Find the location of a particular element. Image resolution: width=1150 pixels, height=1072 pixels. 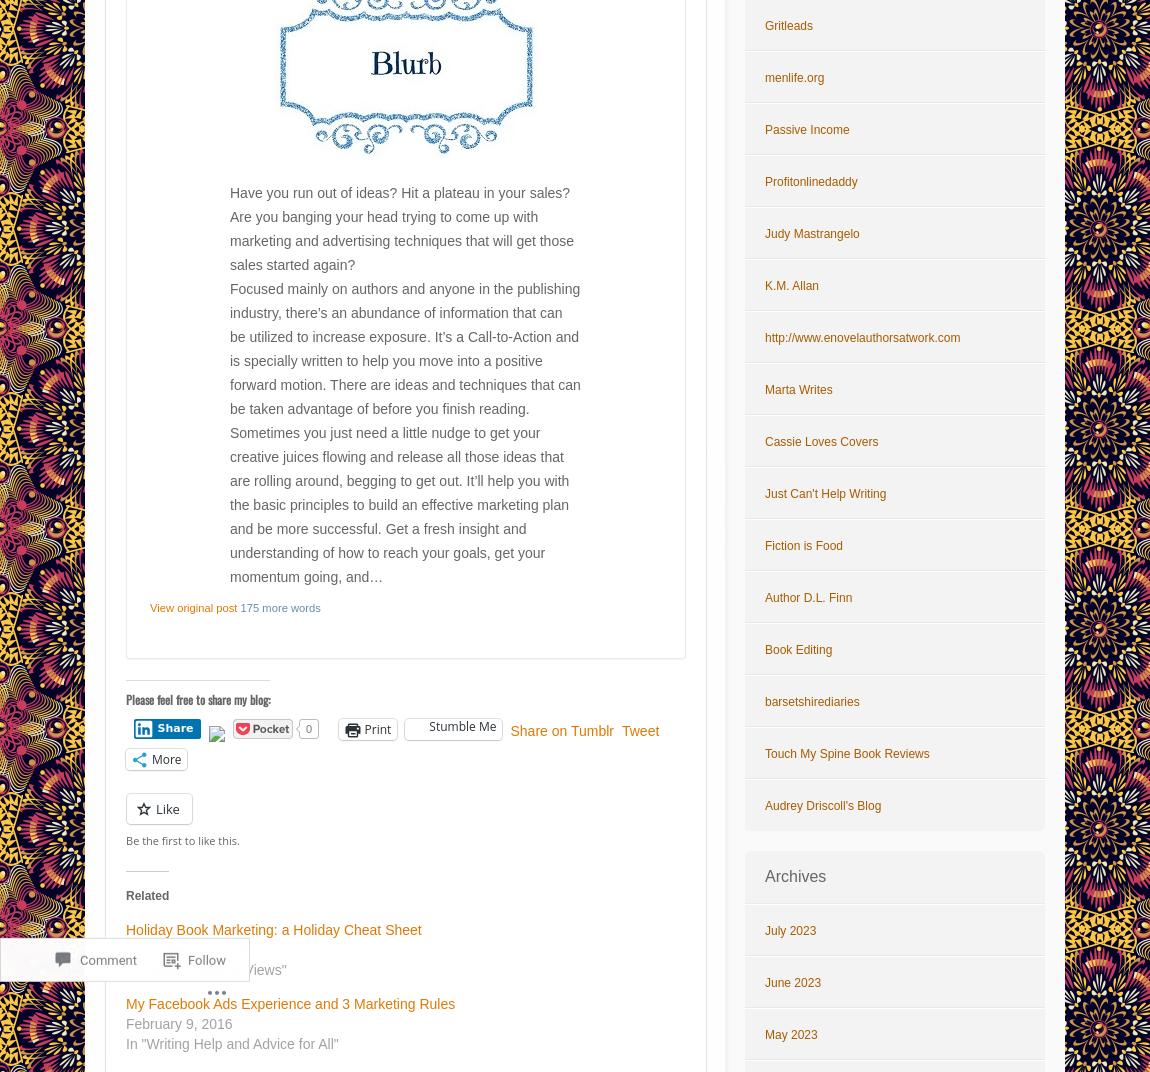

'Share' is located at coordinates (174, 726).